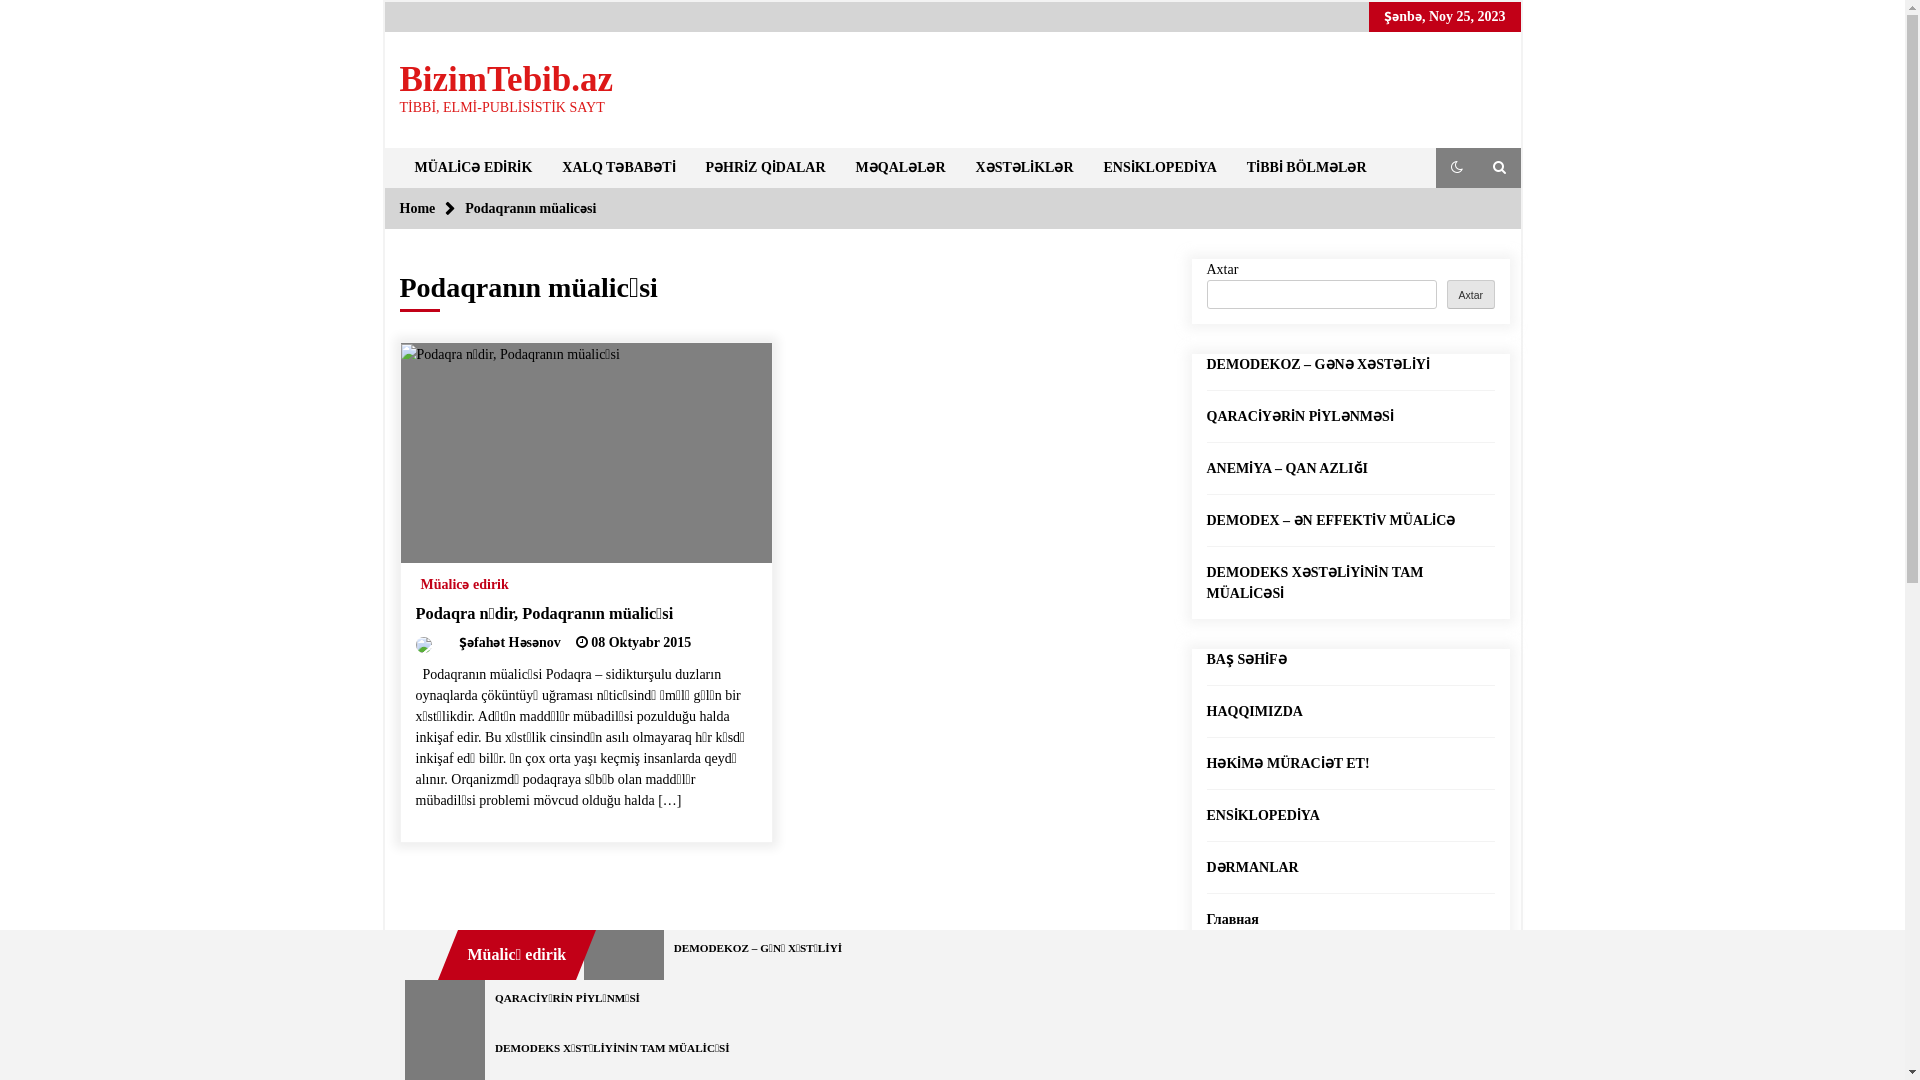 Image resolution: width=1920 pixels, height=1080 pixels. Describe the element at coordinates (399, 208) in the screenshot. I see `'Home'` at that location.